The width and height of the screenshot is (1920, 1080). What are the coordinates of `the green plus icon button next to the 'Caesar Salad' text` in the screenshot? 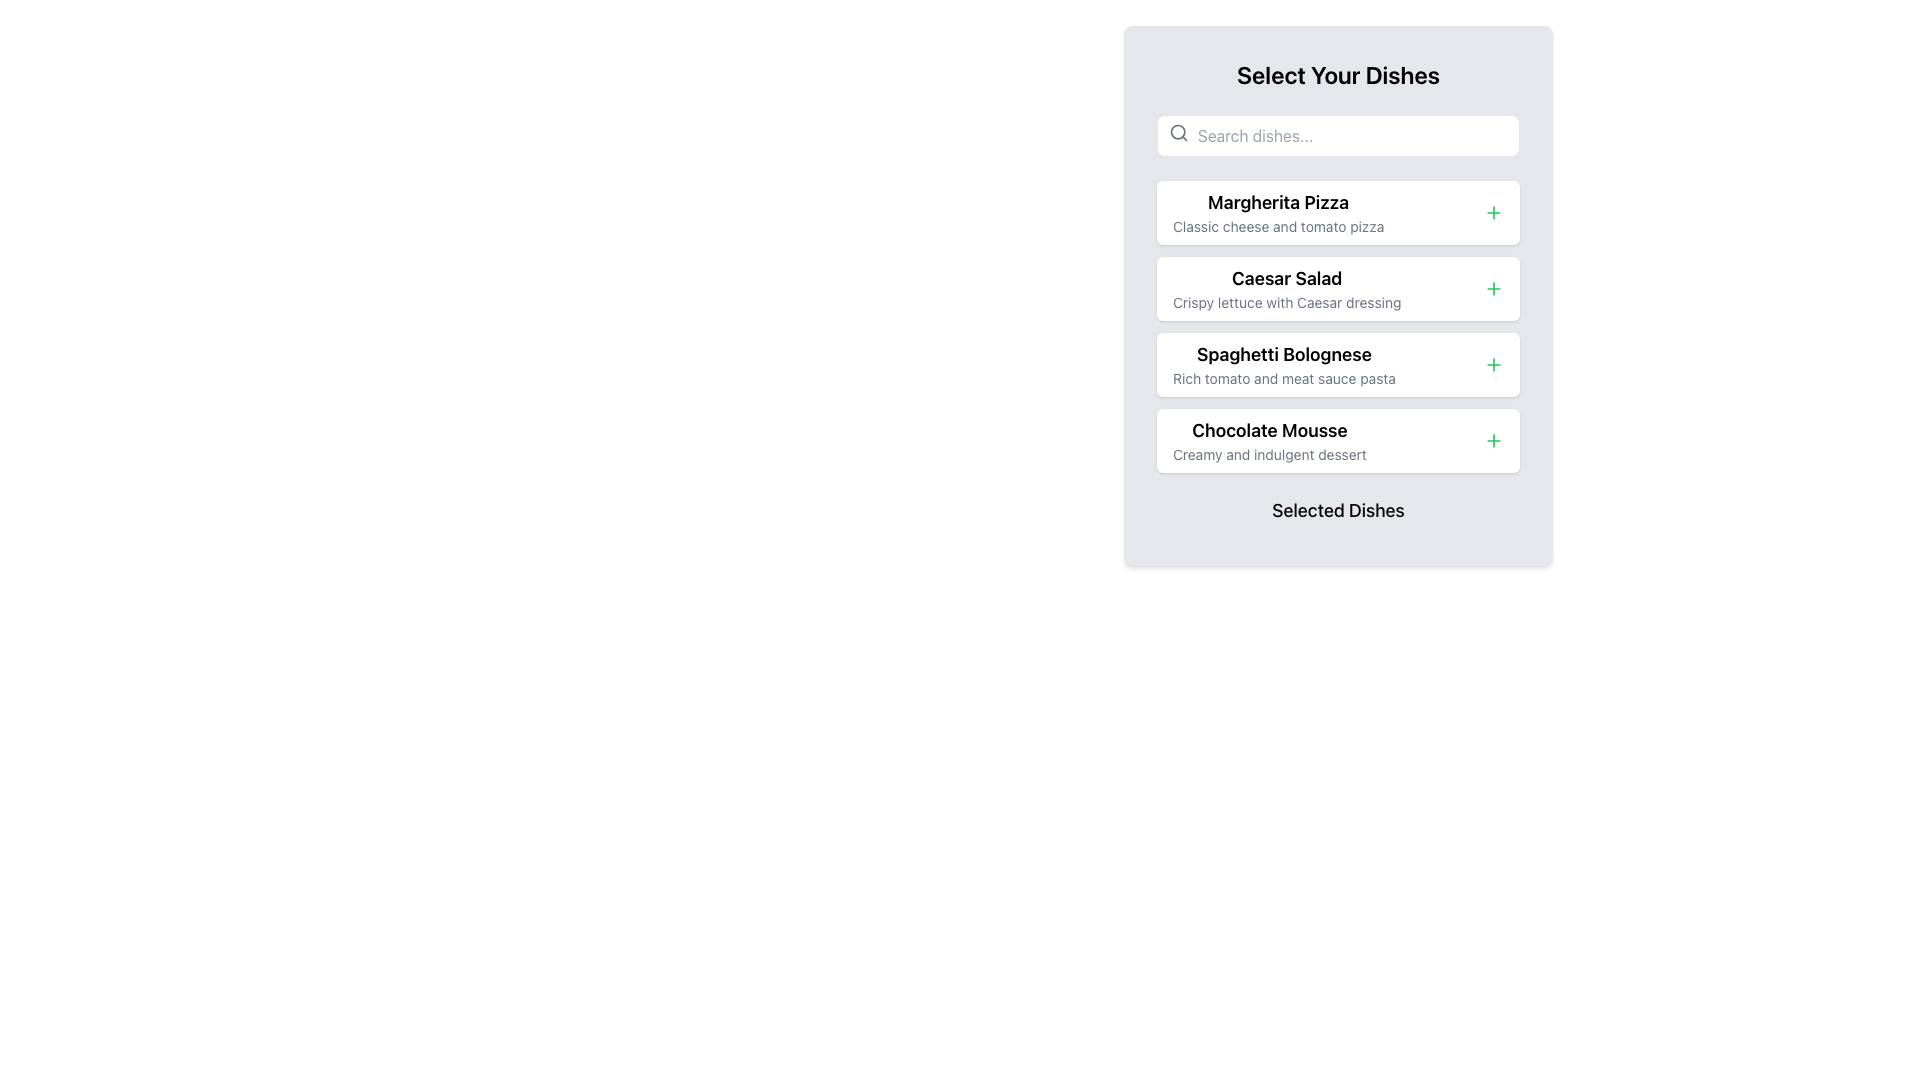 It's located at (1493, 289).